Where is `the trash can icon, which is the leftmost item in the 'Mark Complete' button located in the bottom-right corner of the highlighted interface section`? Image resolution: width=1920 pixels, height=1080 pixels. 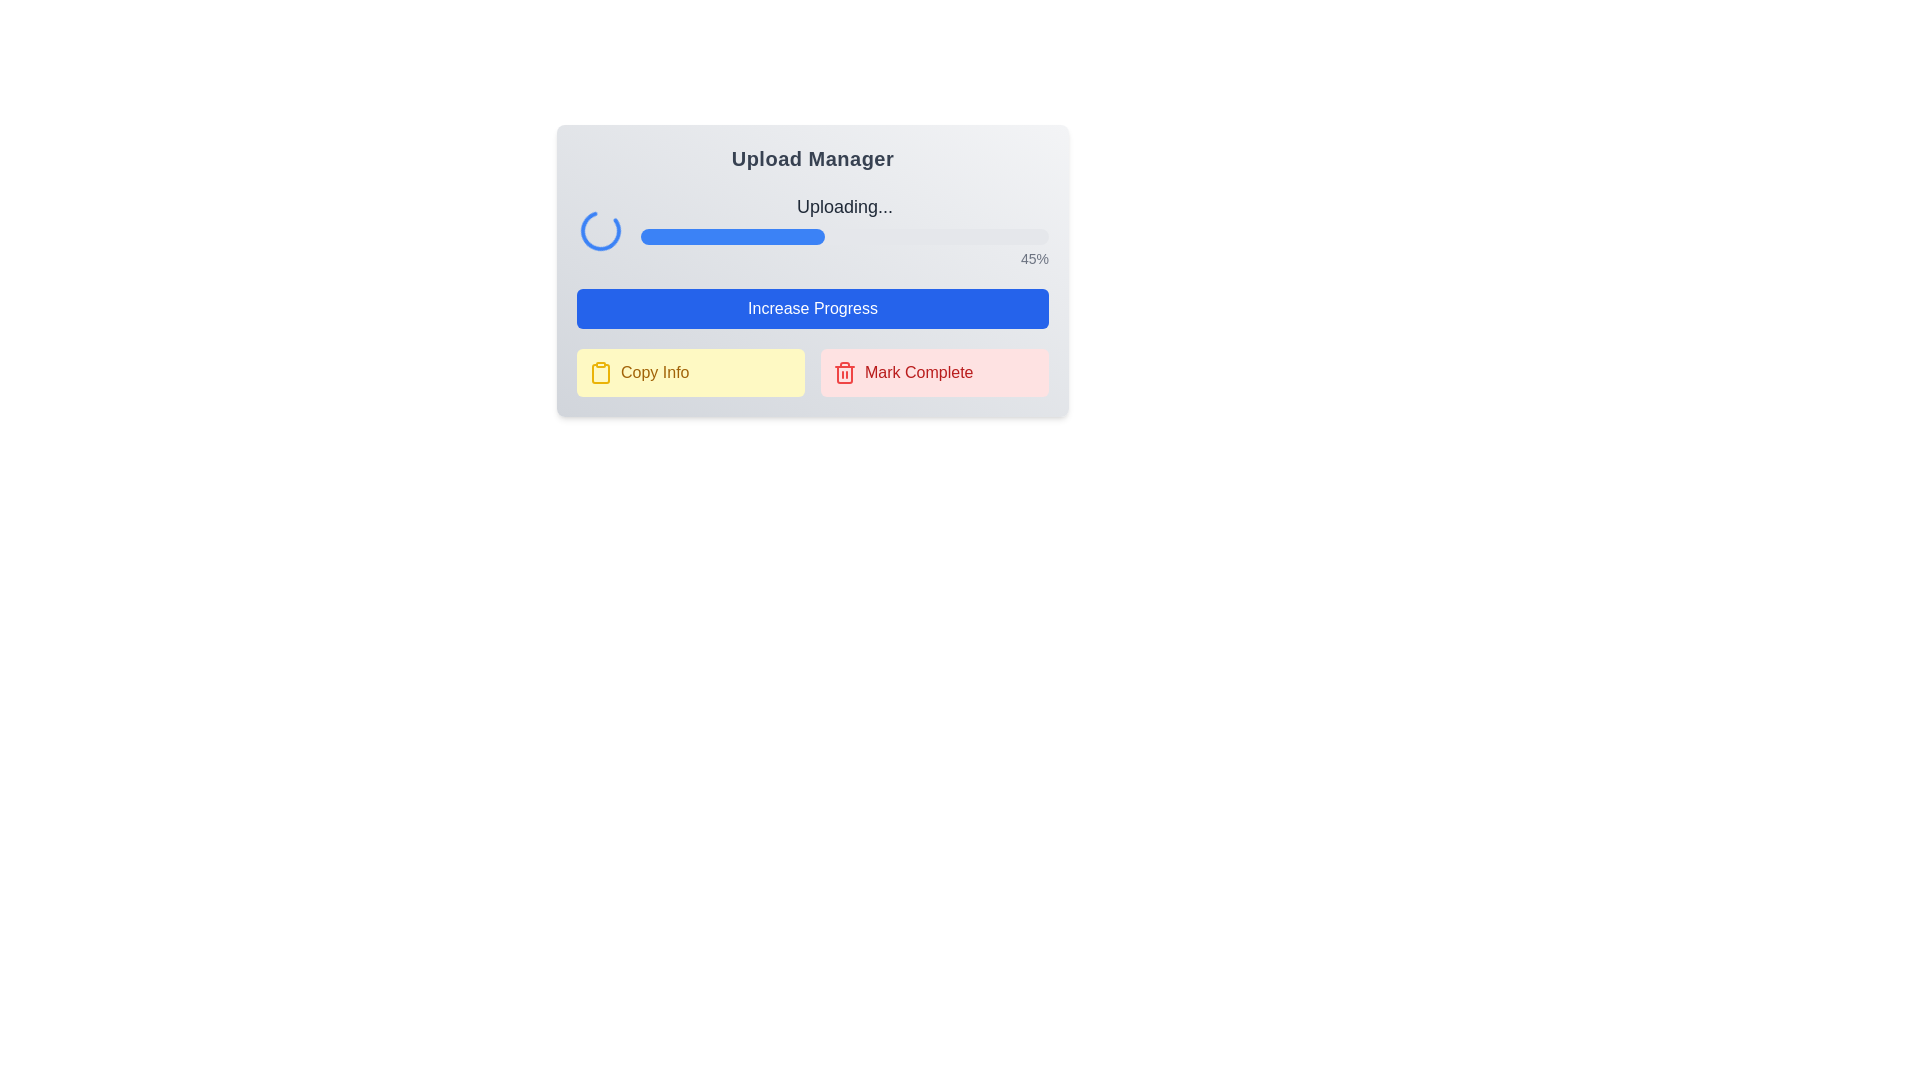
the trash can icon, which is the leftmost item in the 'Mark Complete' button located in the bottom-right corner of the highlighted interface section is located at coordinates (844, 373).